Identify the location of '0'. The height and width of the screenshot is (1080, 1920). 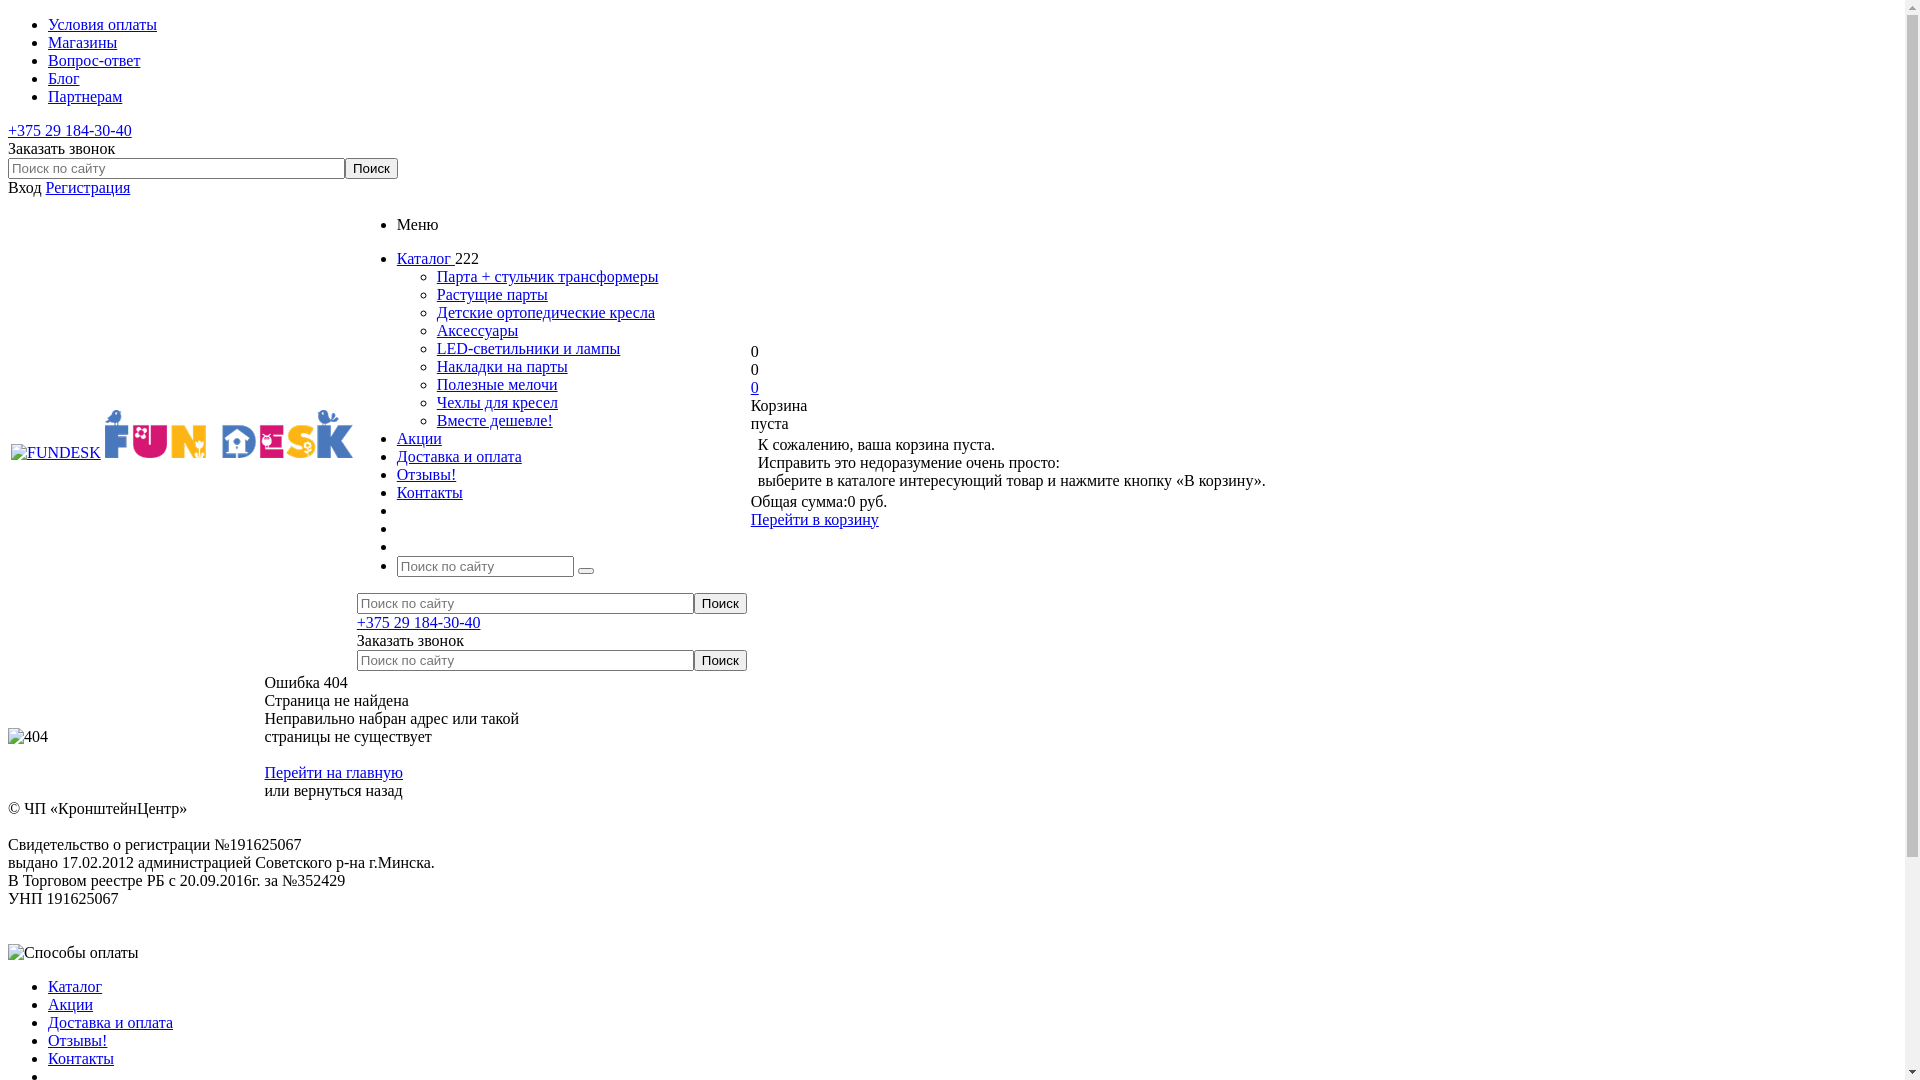
(749, 386).